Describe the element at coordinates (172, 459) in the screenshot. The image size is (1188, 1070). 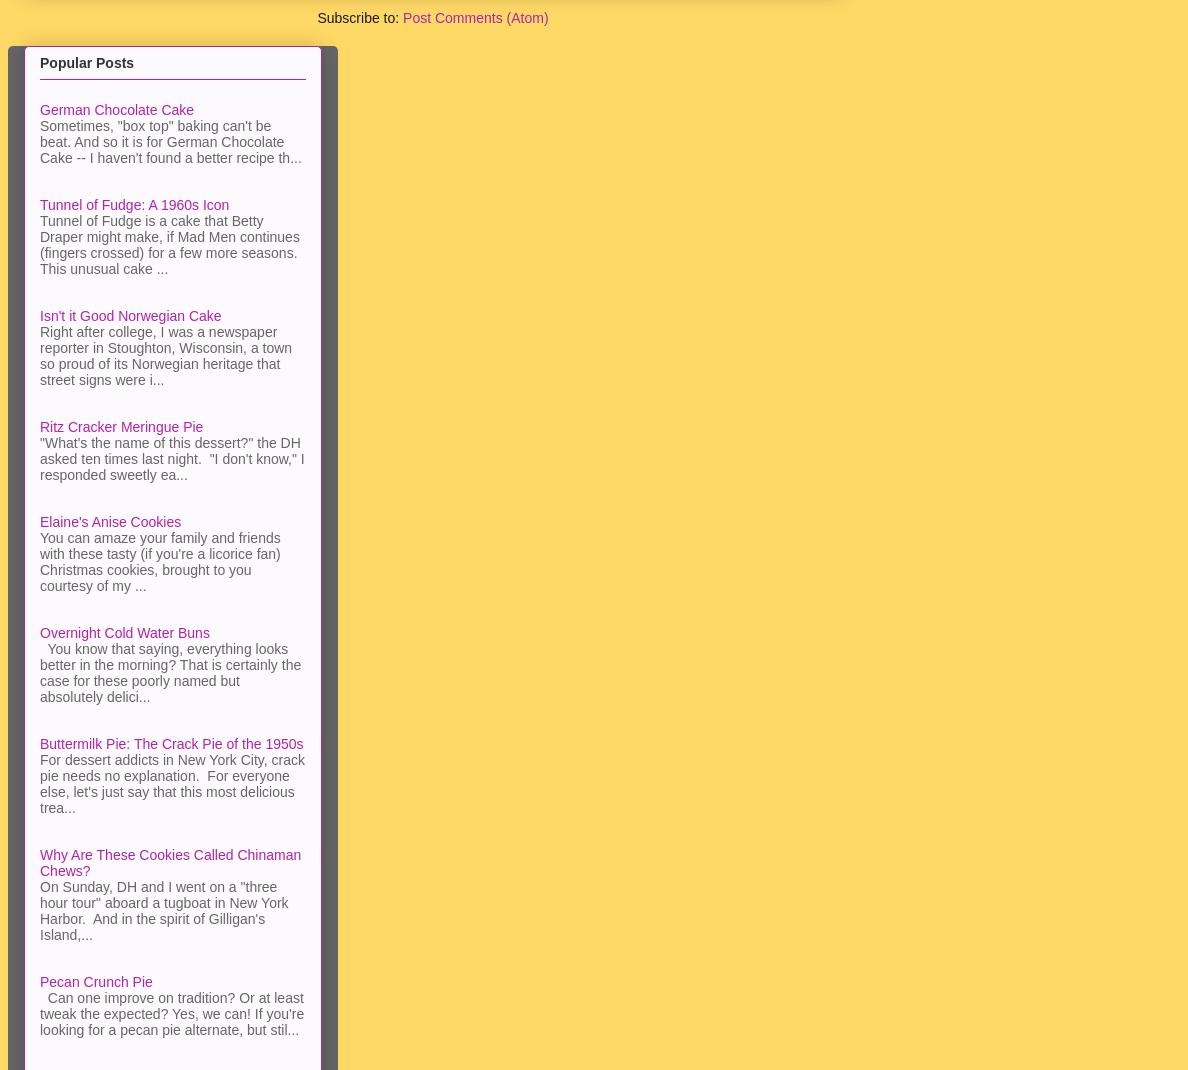
I see `'"What's the name of this dessert?" the DH asked ten times last night.  "I don't know," I responded sweetly ea...'` at that location.